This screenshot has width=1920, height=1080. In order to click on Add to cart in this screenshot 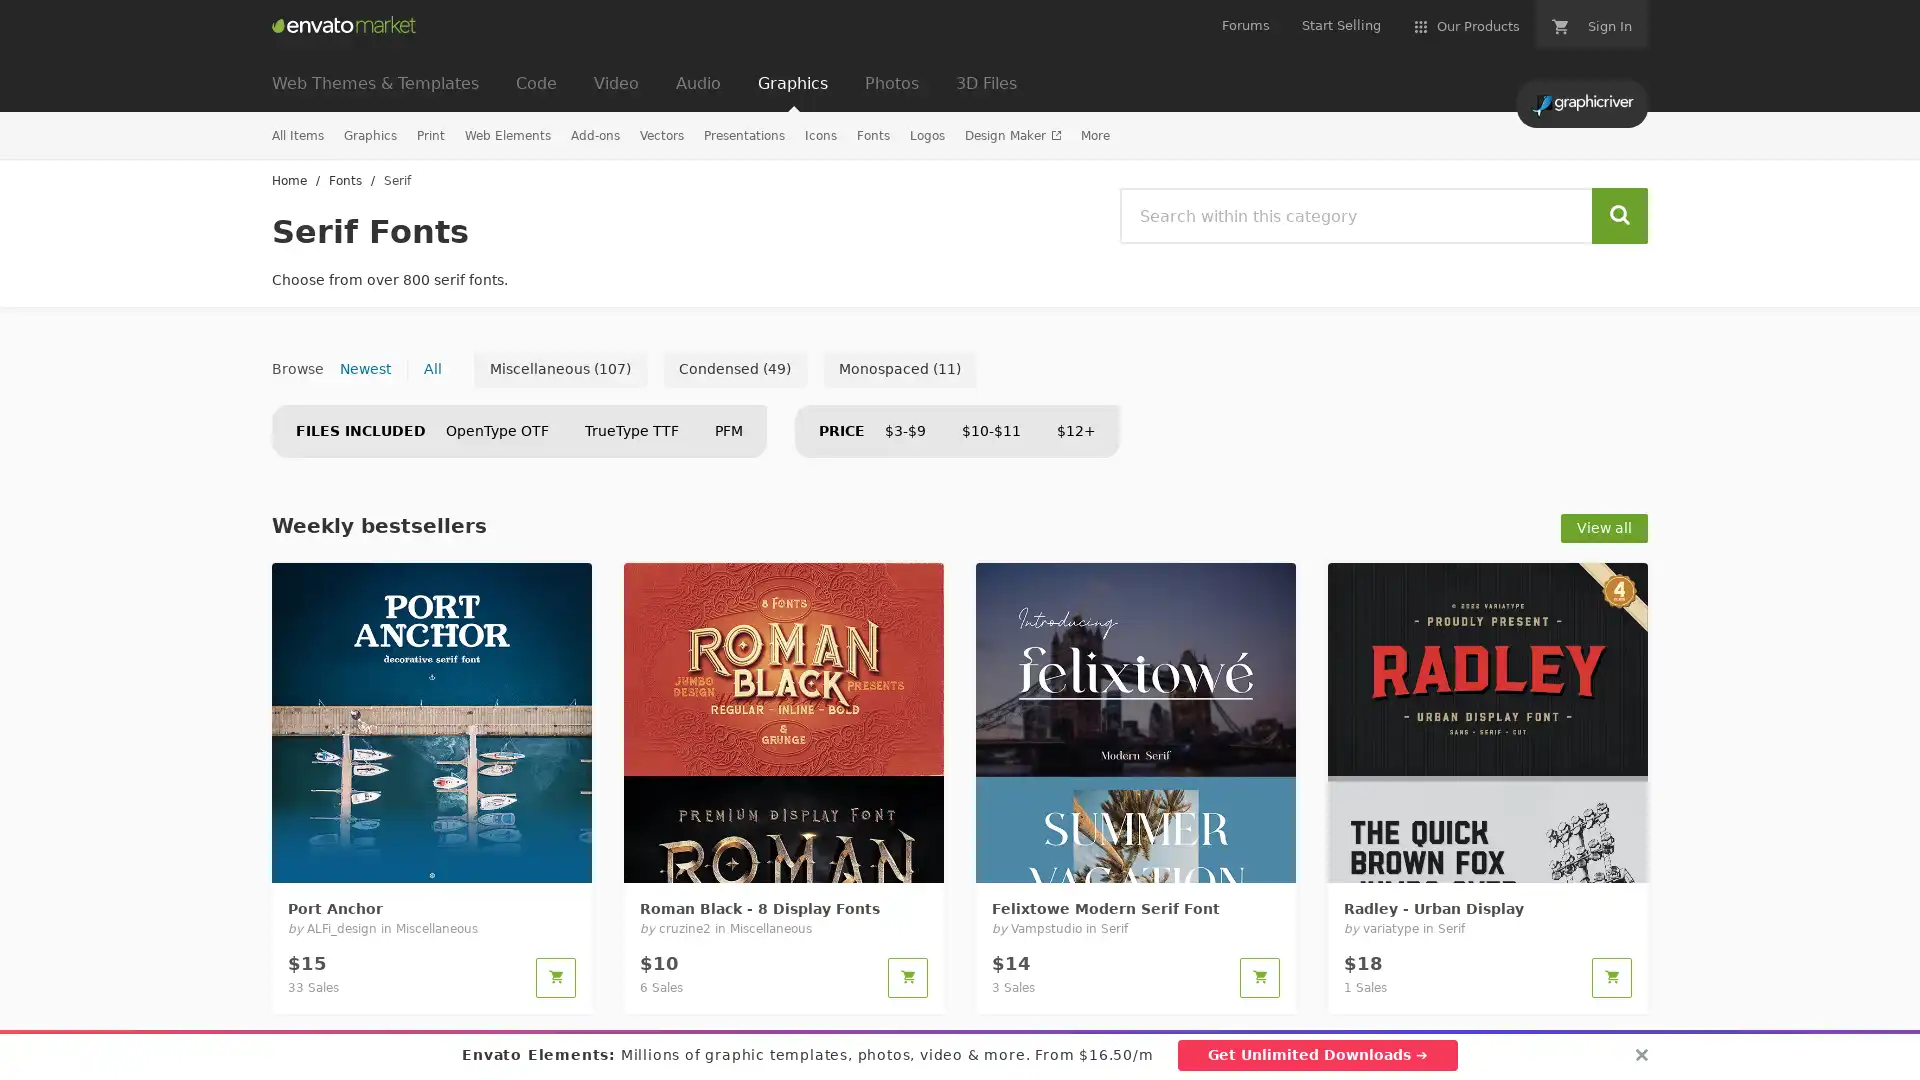, I will do `click(906, 977)`.